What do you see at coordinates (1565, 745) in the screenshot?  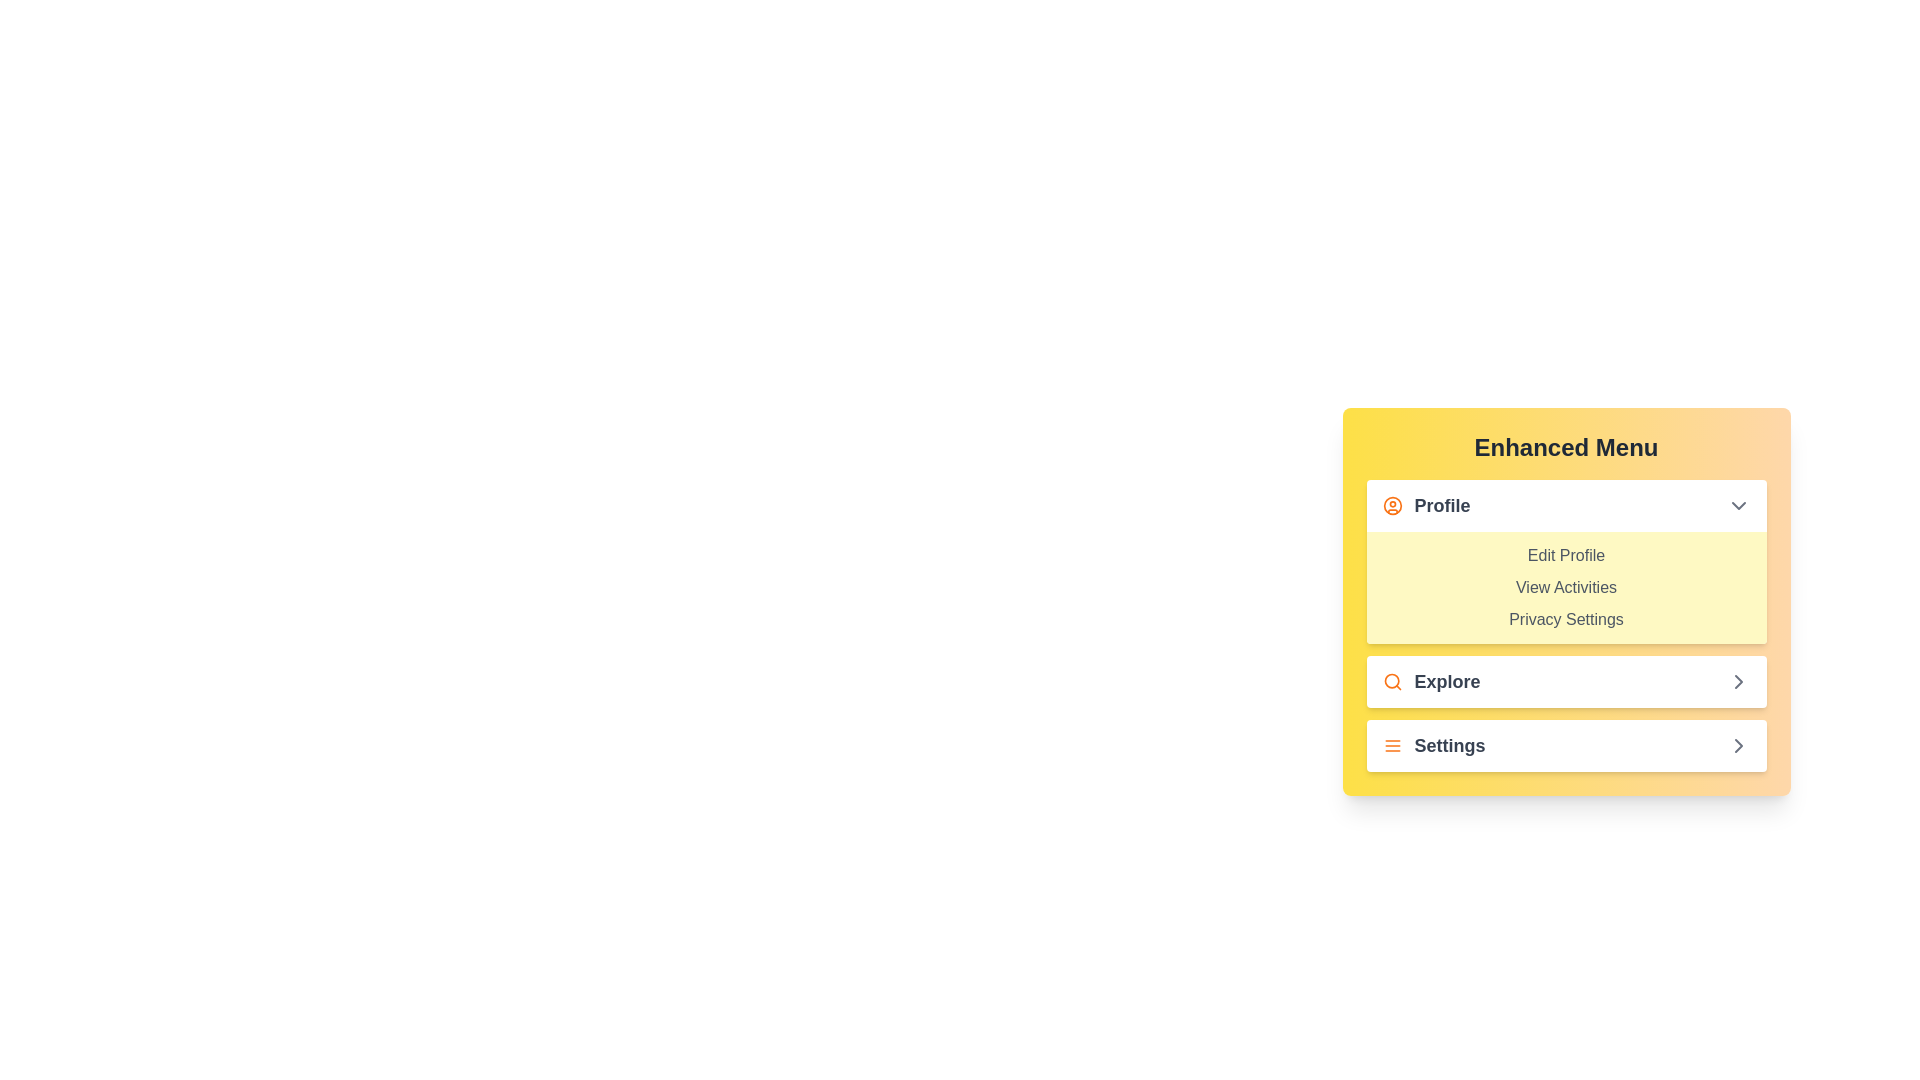 I see `the 'Settings' button-like list item with a white background and rounded corners, located within the 'Enhanced Menu' section` at bounding box center [1565, 745].